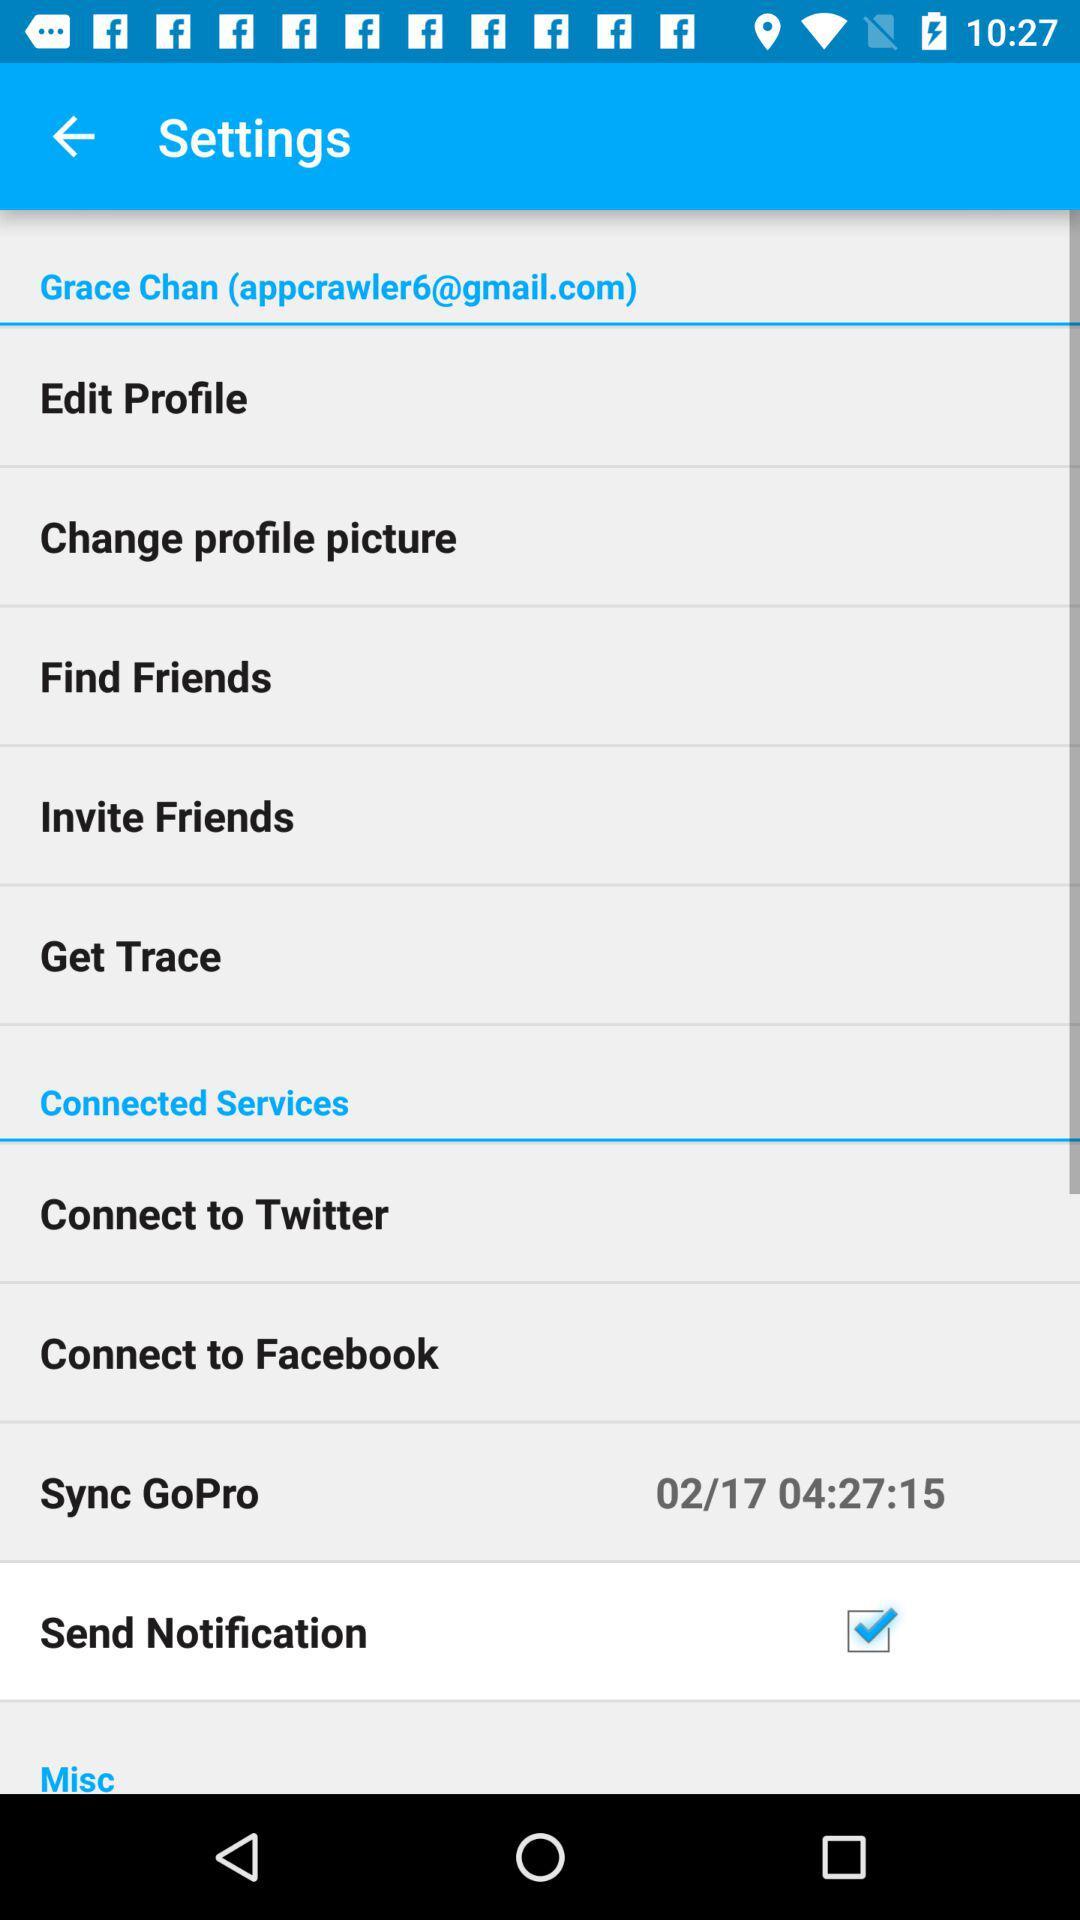 The height and width of the screenshot is (1920, 1080). What do you see at coordinates (540, 675) in the screenshot?
I see `the find friends` at bounding box center [540, 675].